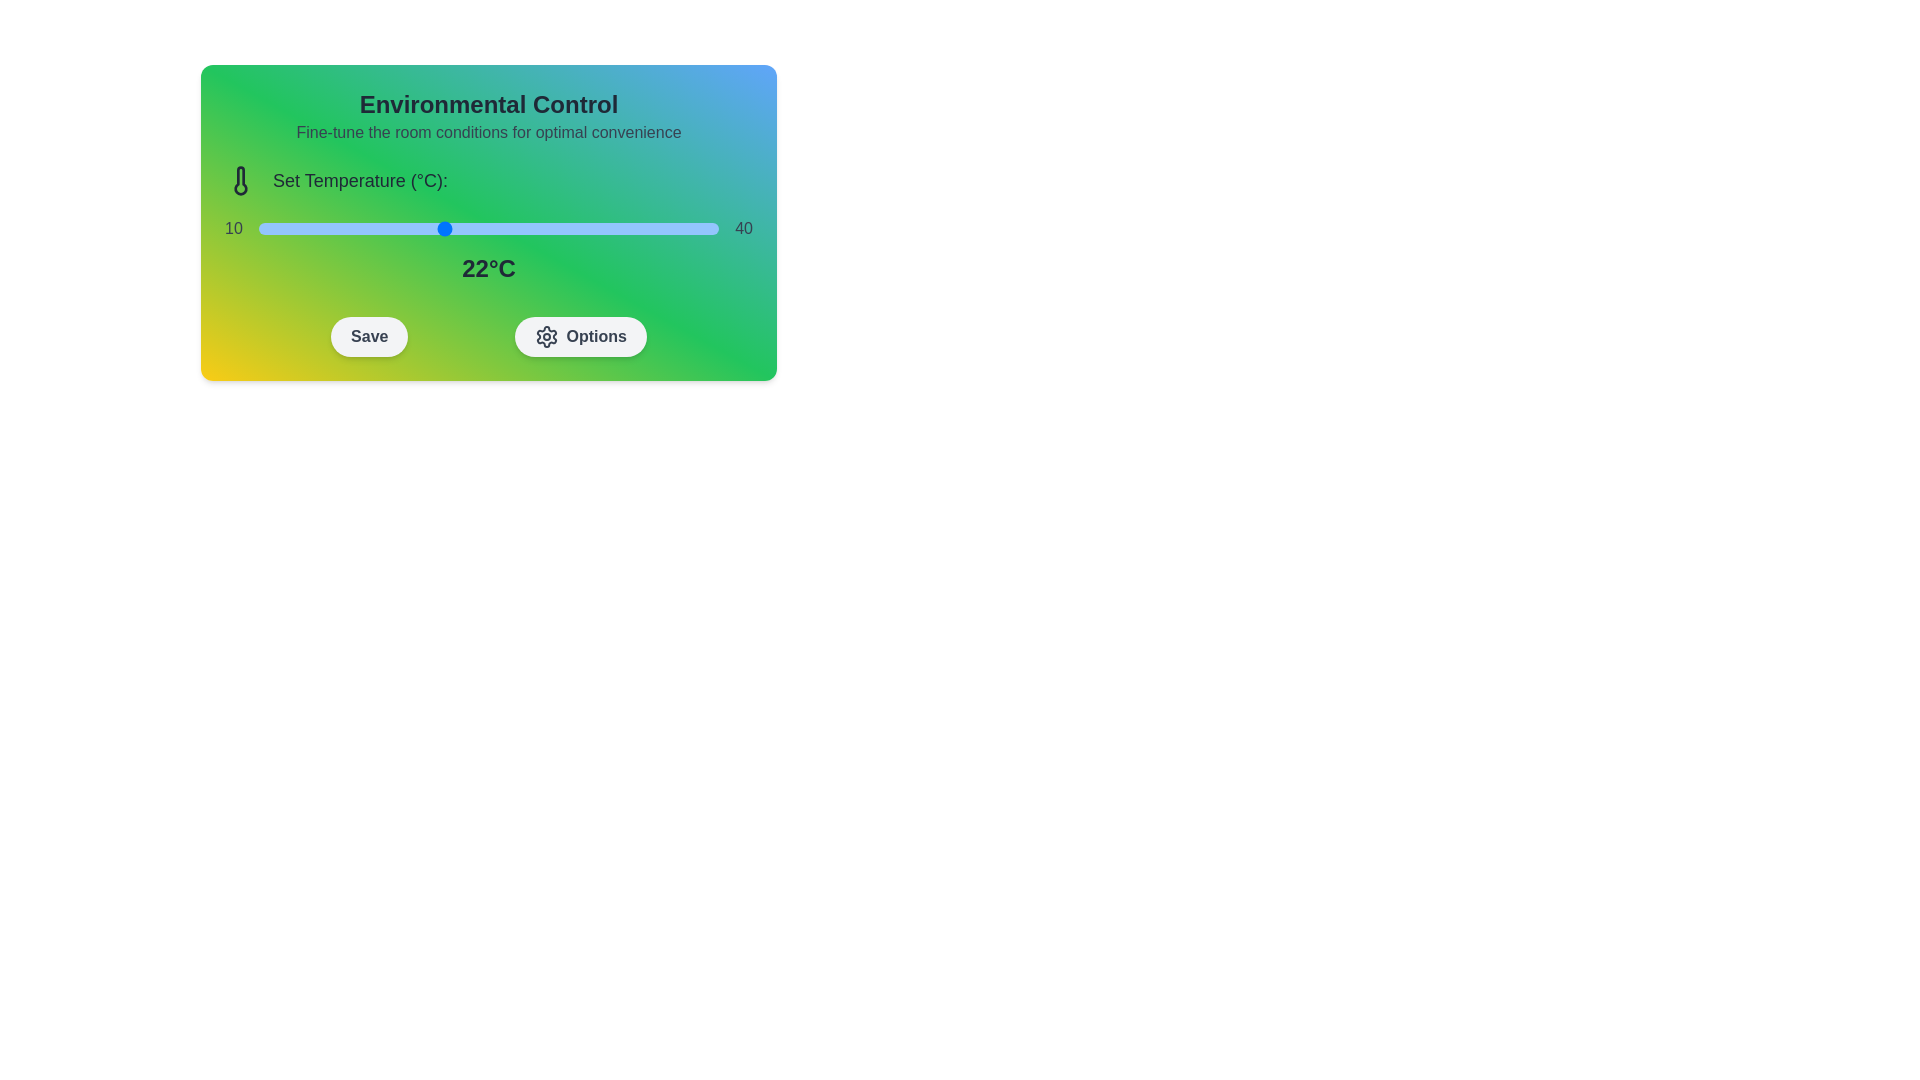 Image resolution: width=1920 pixels, height=1080 pixels. I want to click on the temperature, so click(610, 227).